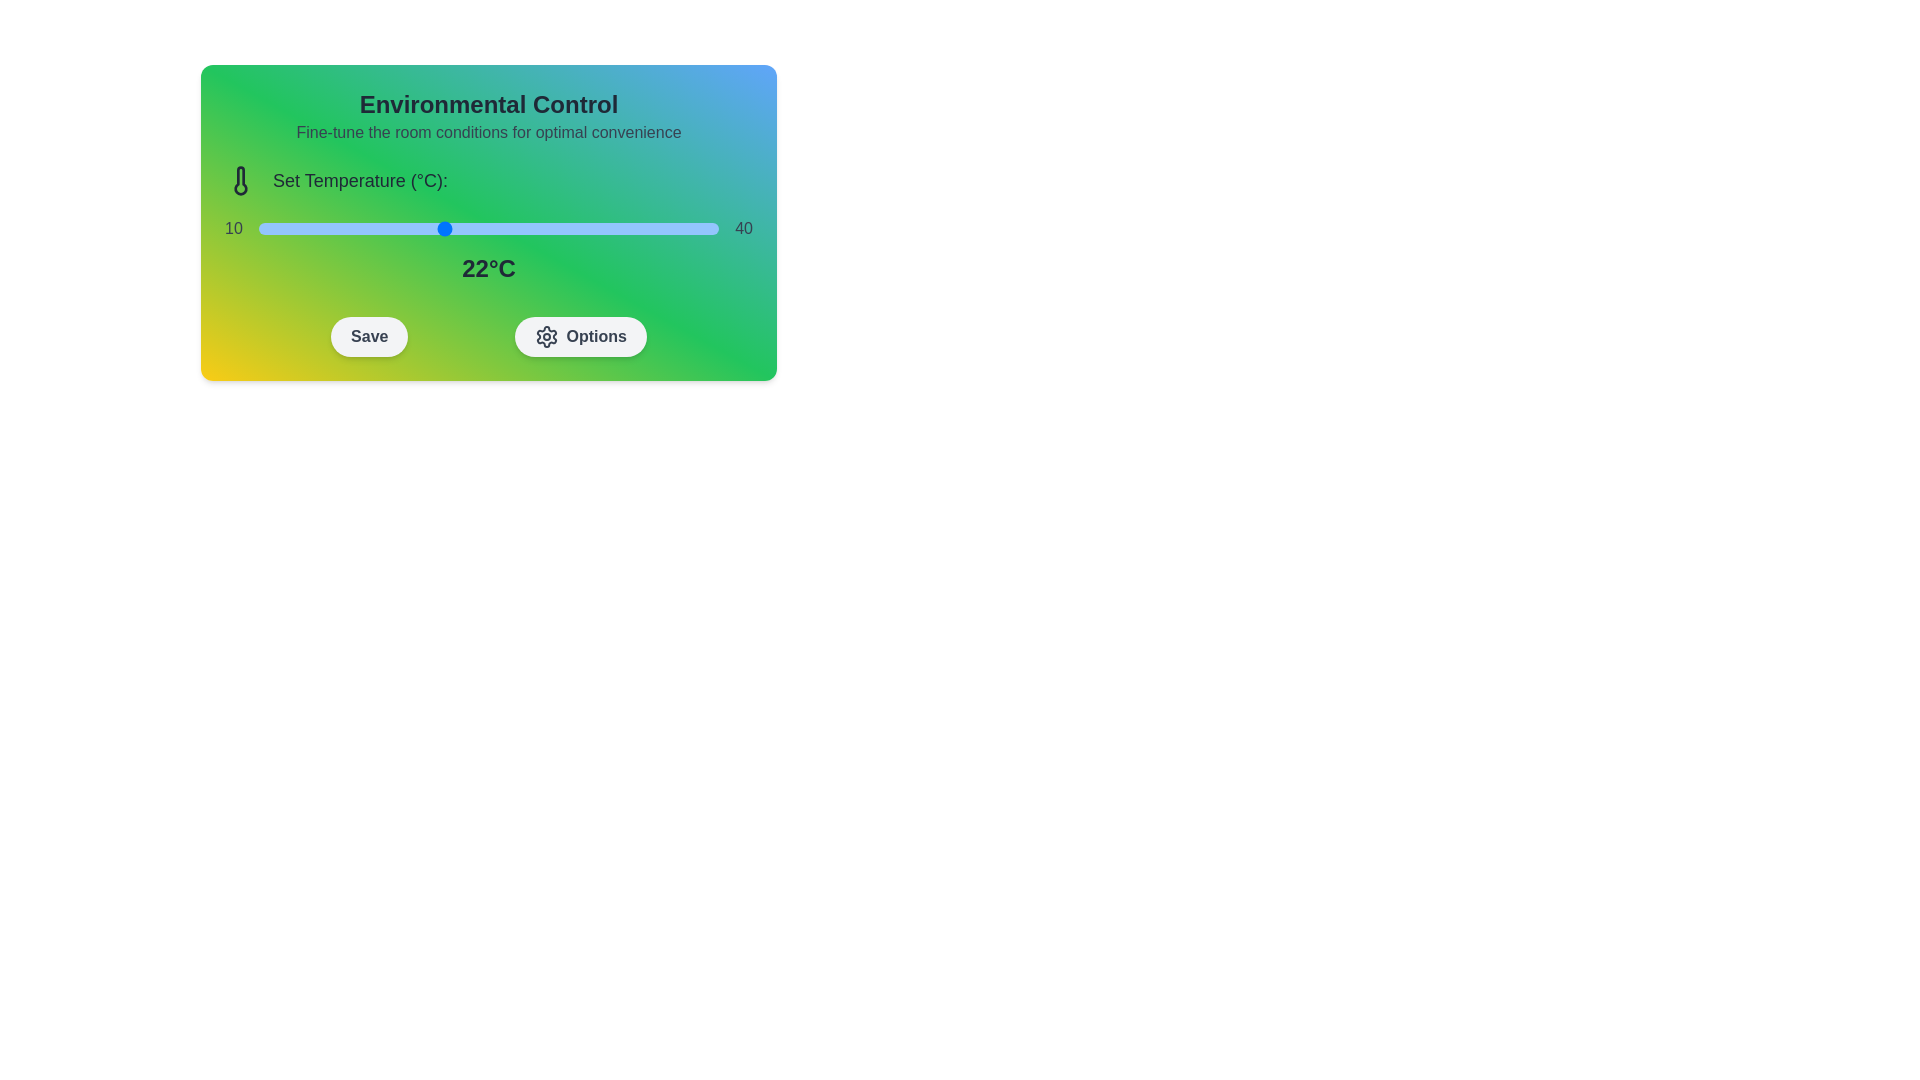 Image resolution: width=1920 pixels, height=1080 pixels. I want to click on the temperature, so click(610, 227).